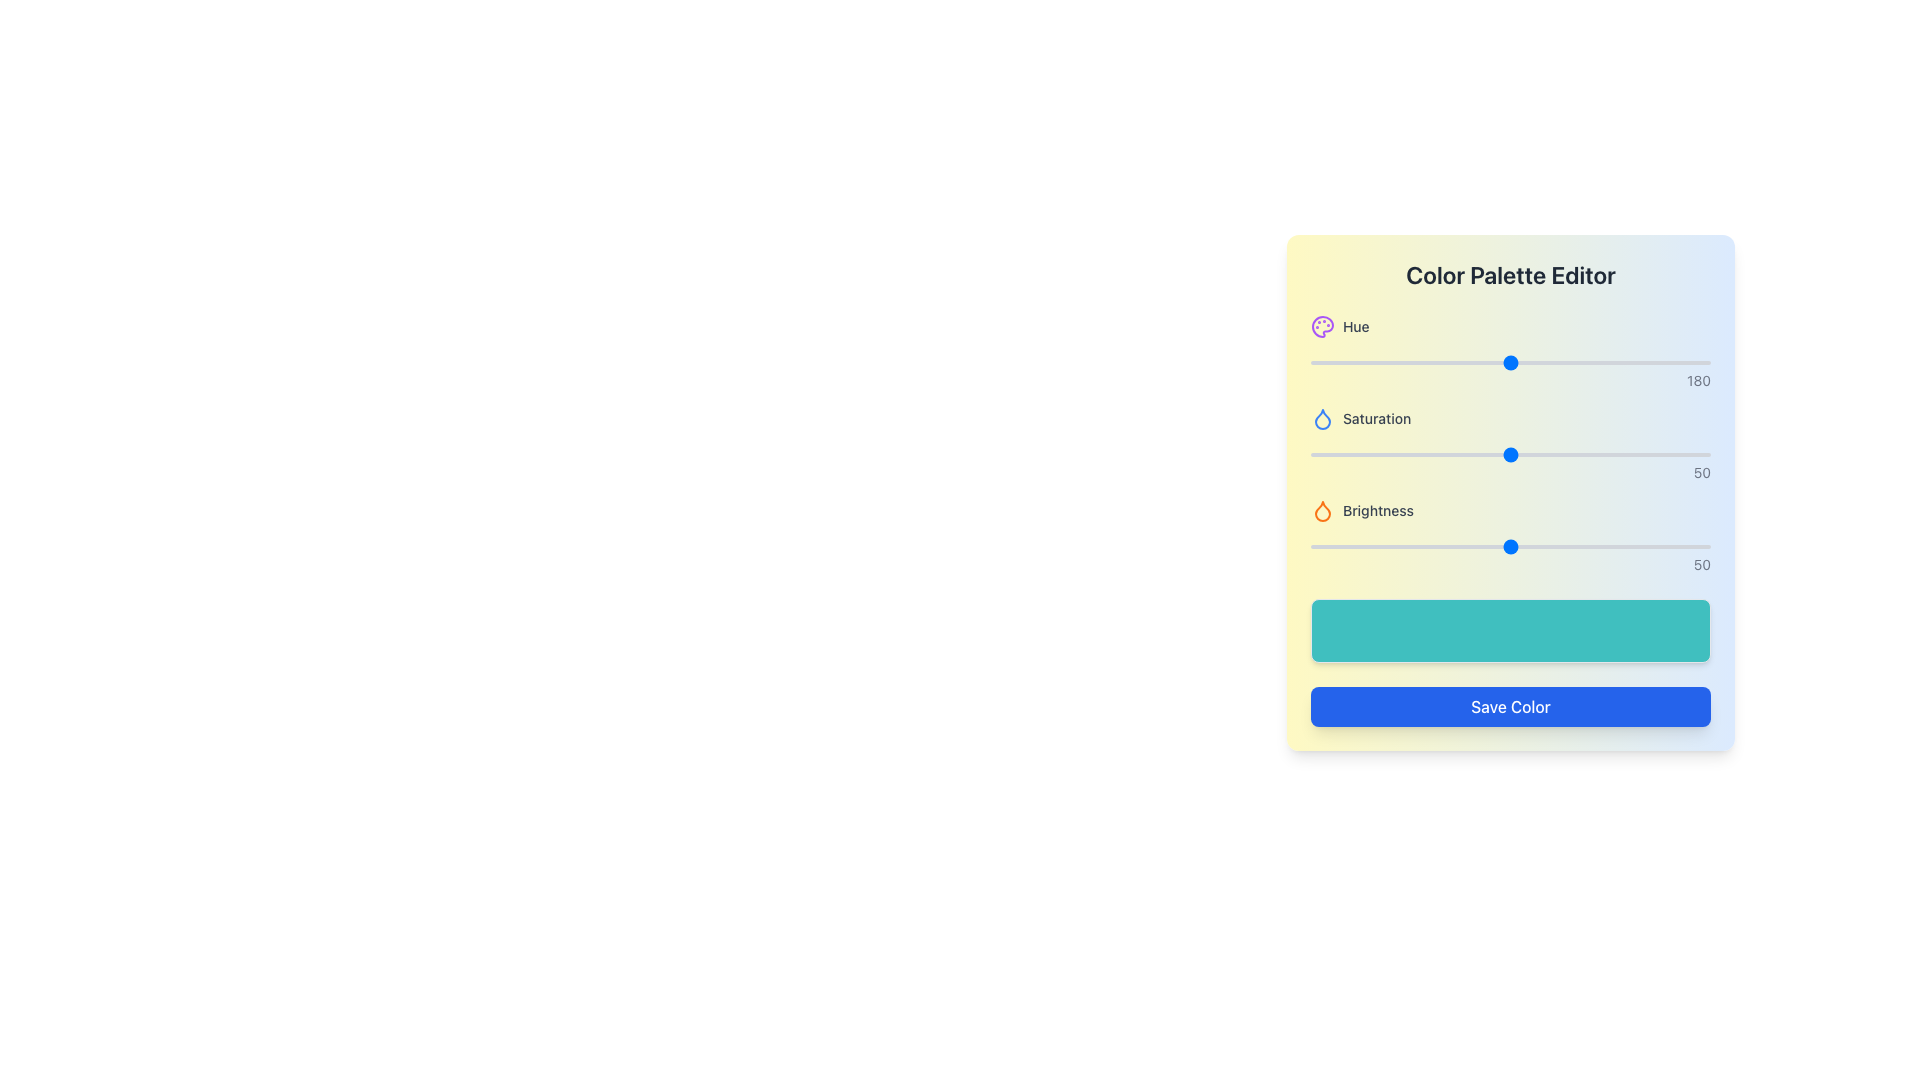 Image resolution: width=1920 pixels, height=1080 pixels. What do you see at coordinates (1397, 455) in the screenshot?
I see `the slider value` at bounding box center [1397, 455].